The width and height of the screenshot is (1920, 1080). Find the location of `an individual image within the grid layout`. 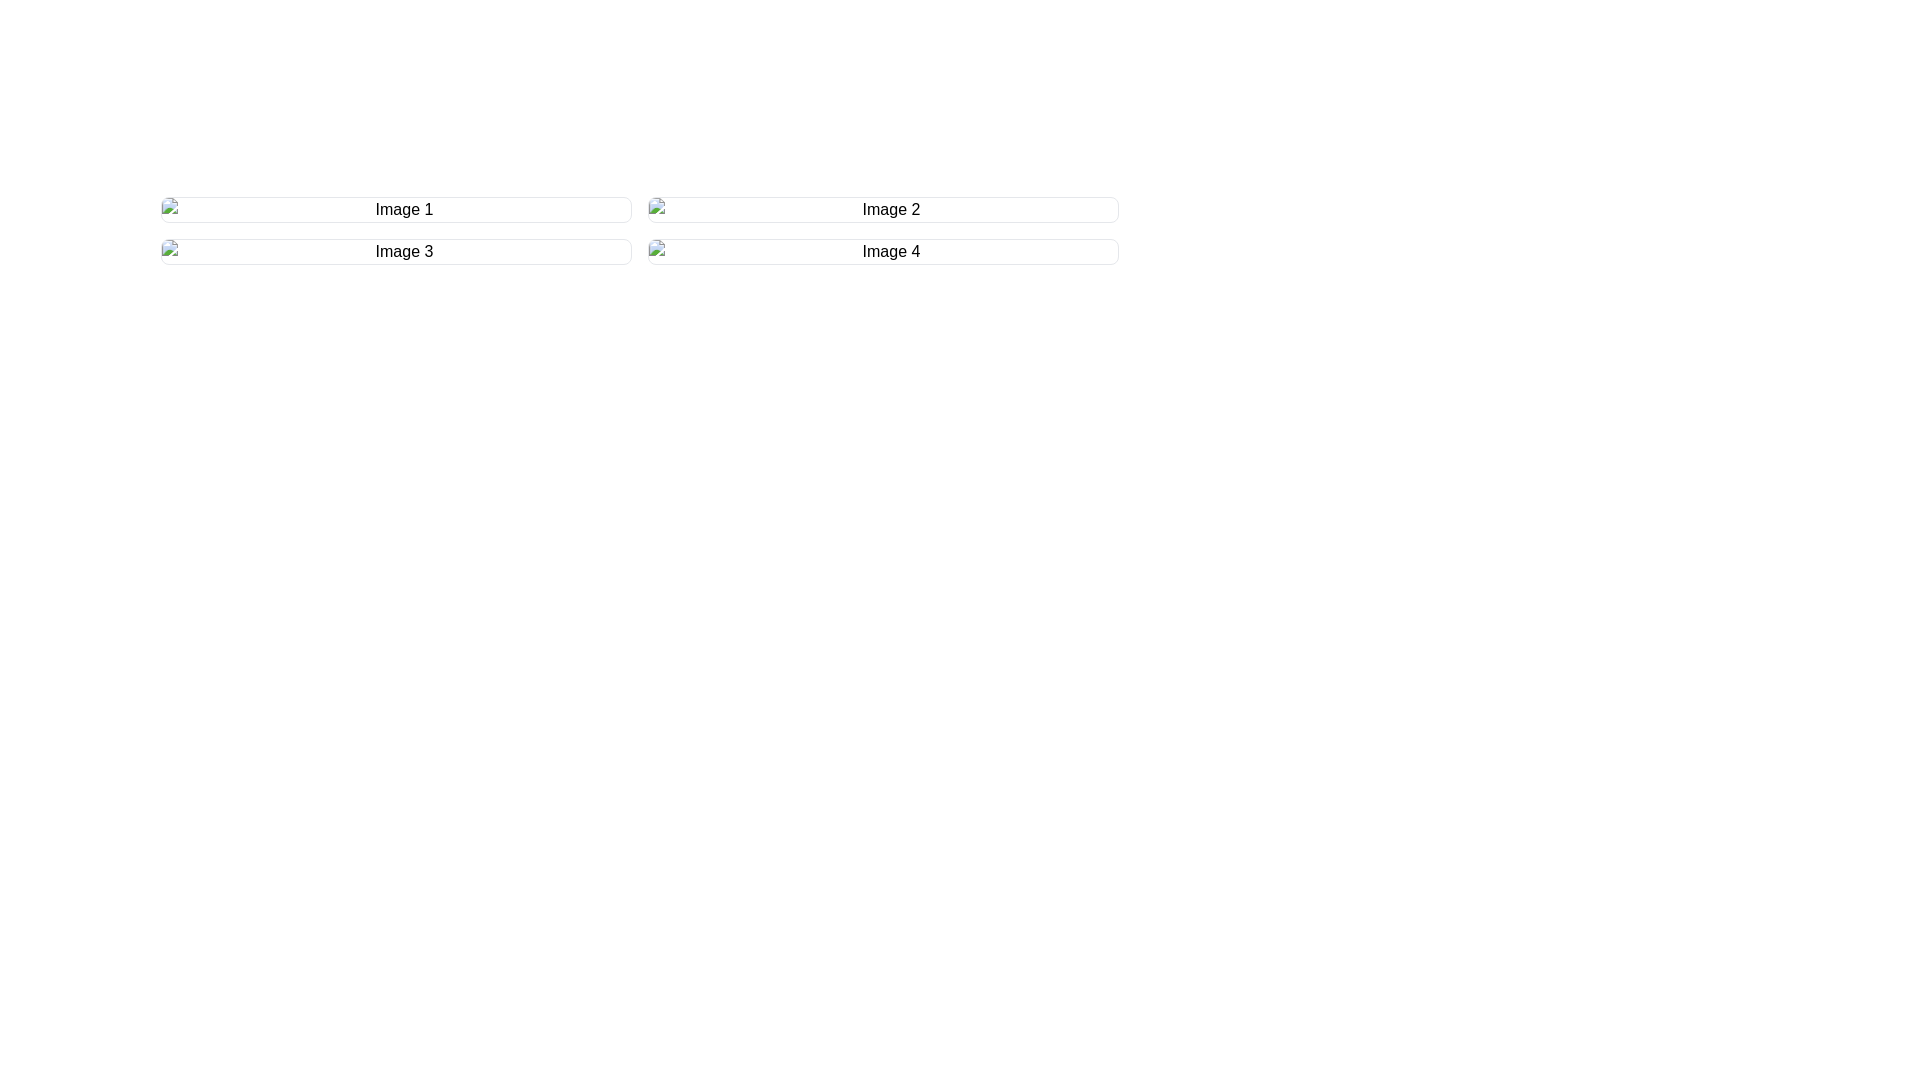

an individual image within the grid layout is located at coordinates (638, 230).